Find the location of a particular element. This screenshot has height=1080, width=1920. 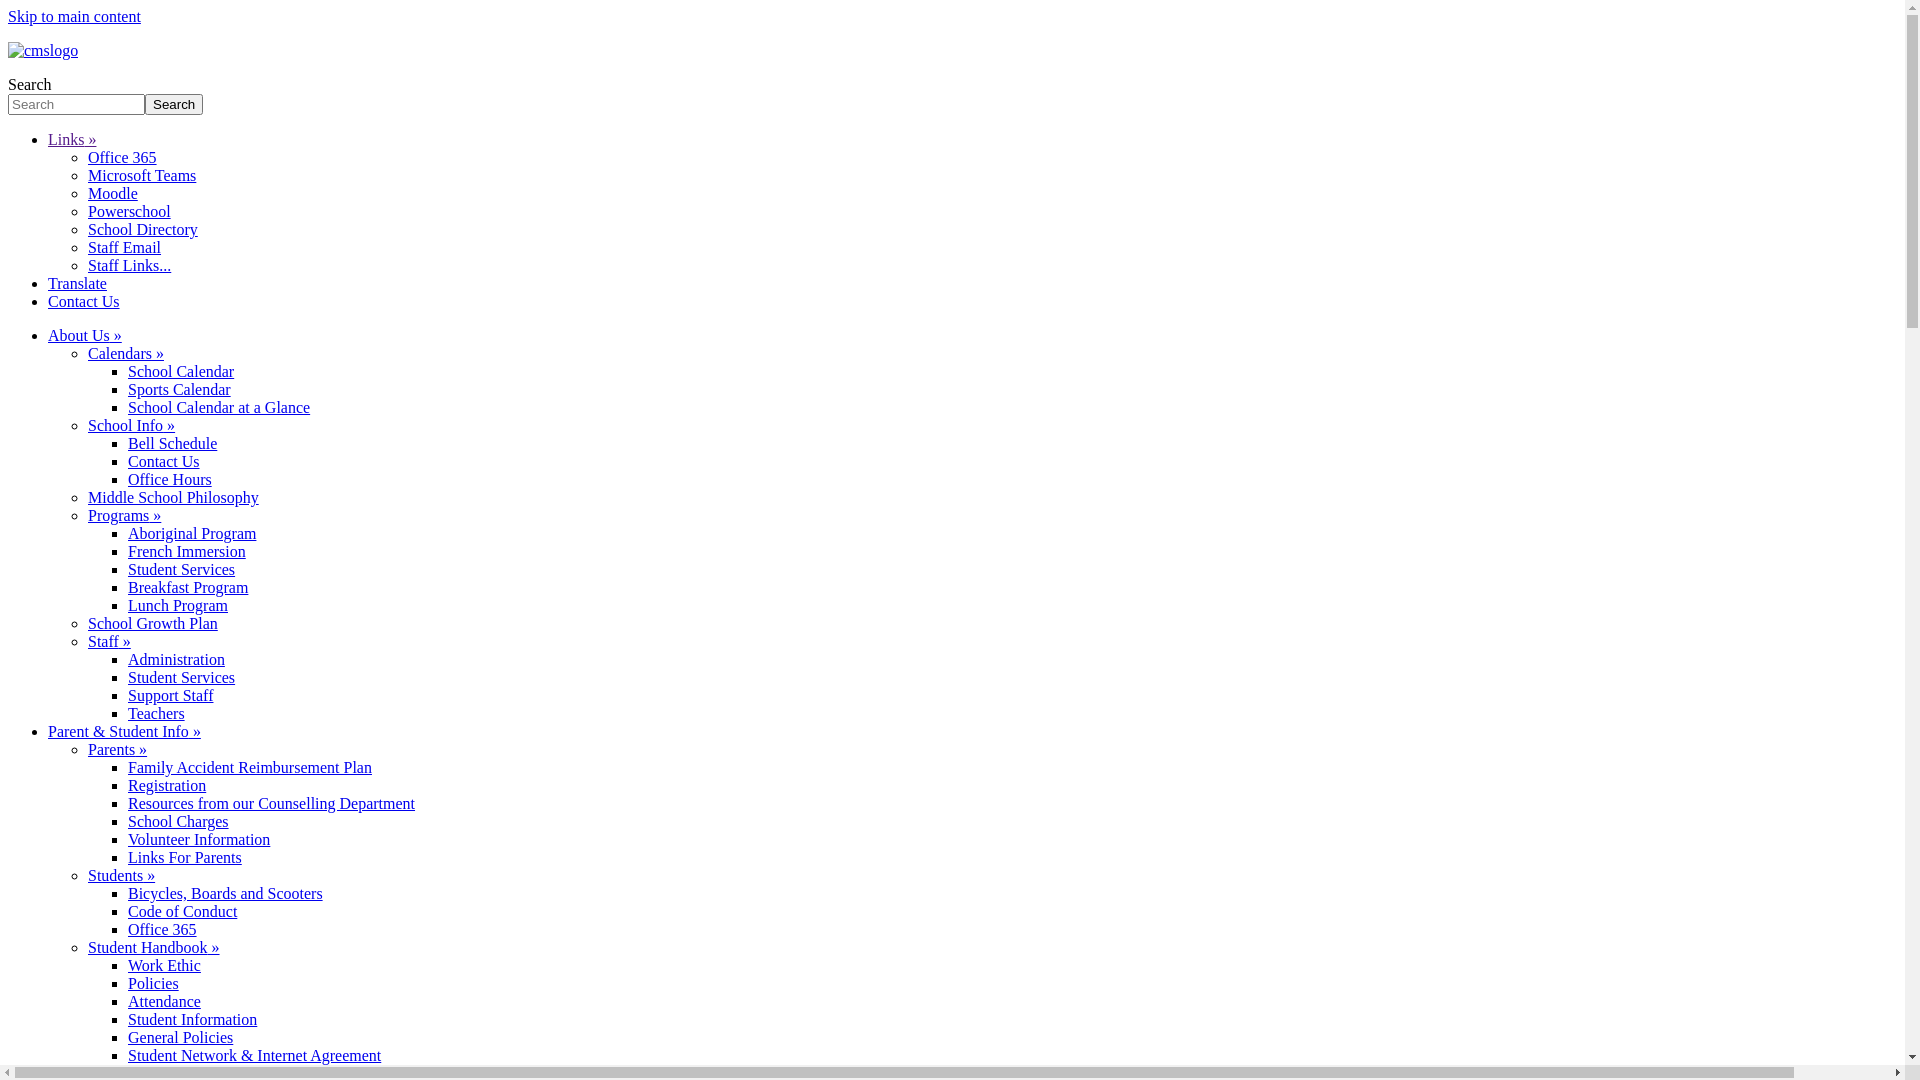

'Bicycles, Boards and Scooters' is located at coordinates (225, 892).